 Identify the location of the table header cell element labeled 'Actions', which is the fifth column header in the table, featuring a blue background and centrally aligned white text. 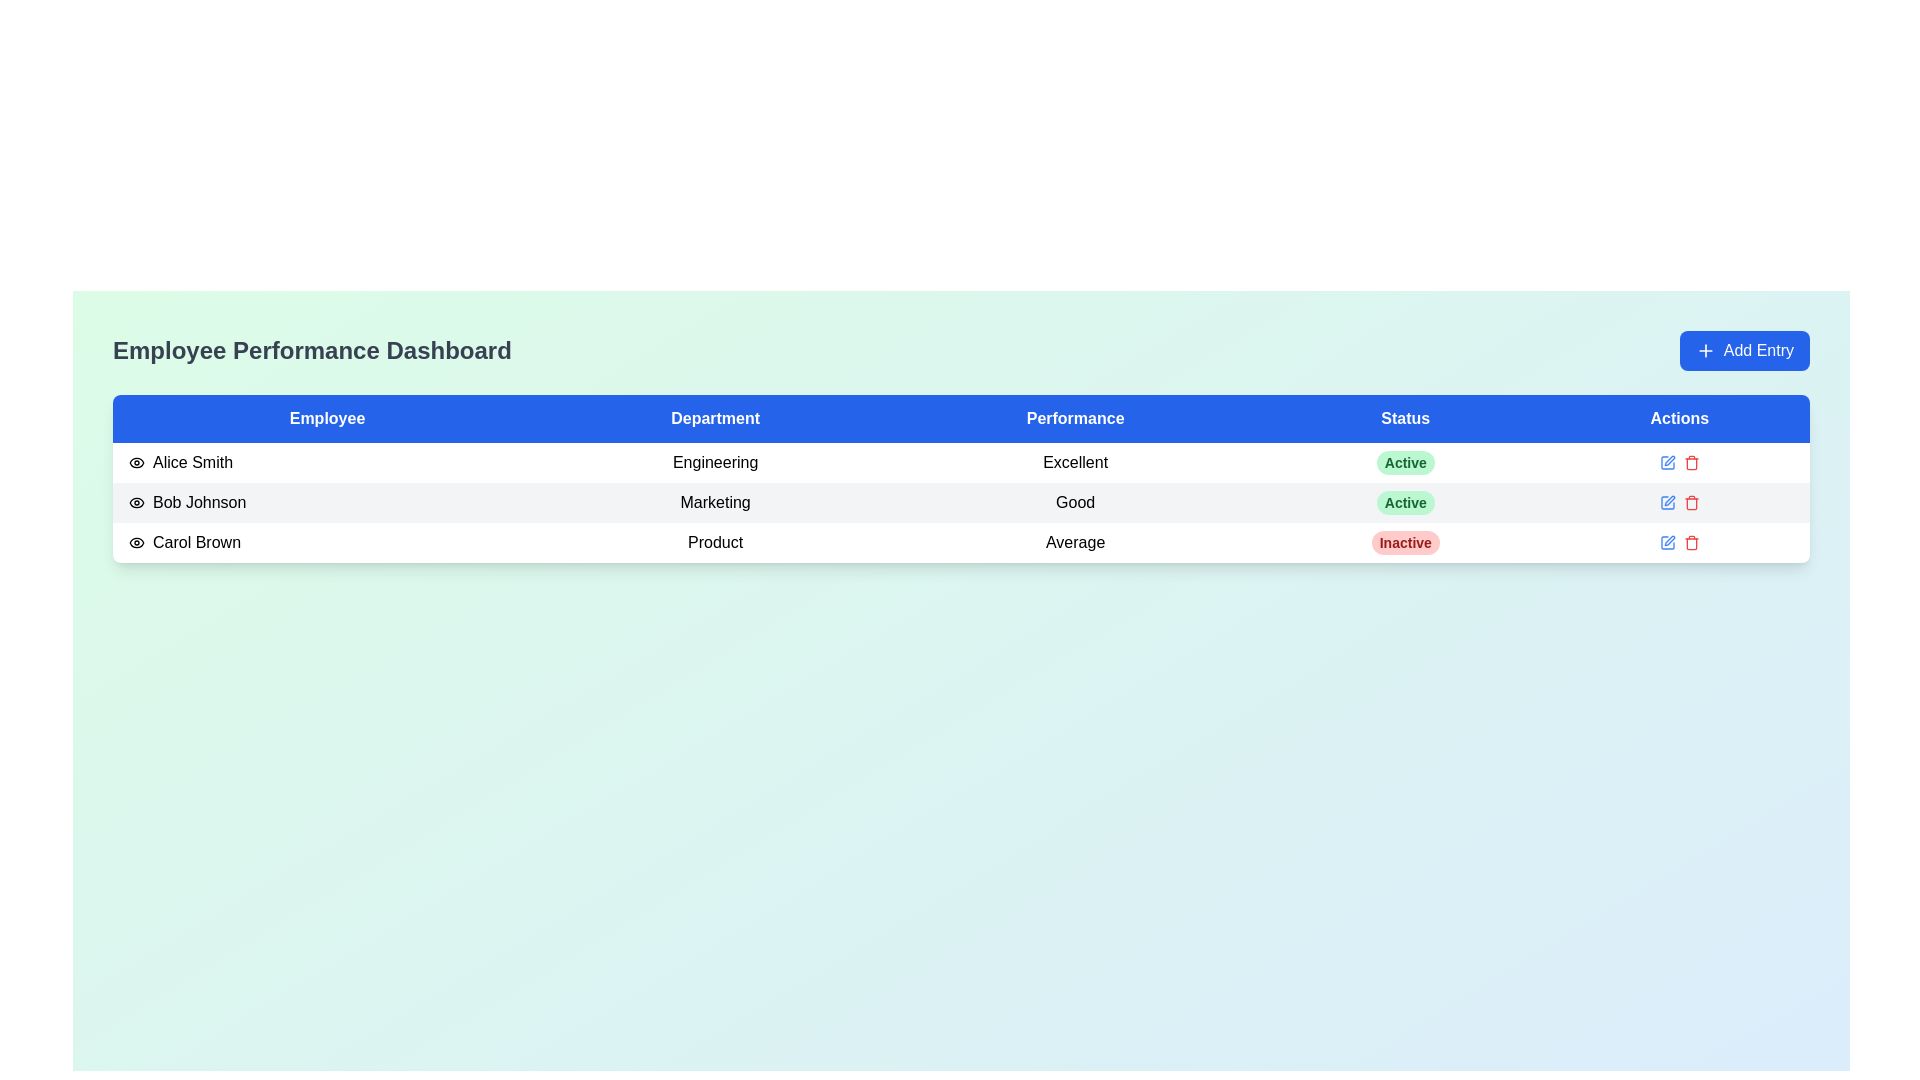
(1679, 418).